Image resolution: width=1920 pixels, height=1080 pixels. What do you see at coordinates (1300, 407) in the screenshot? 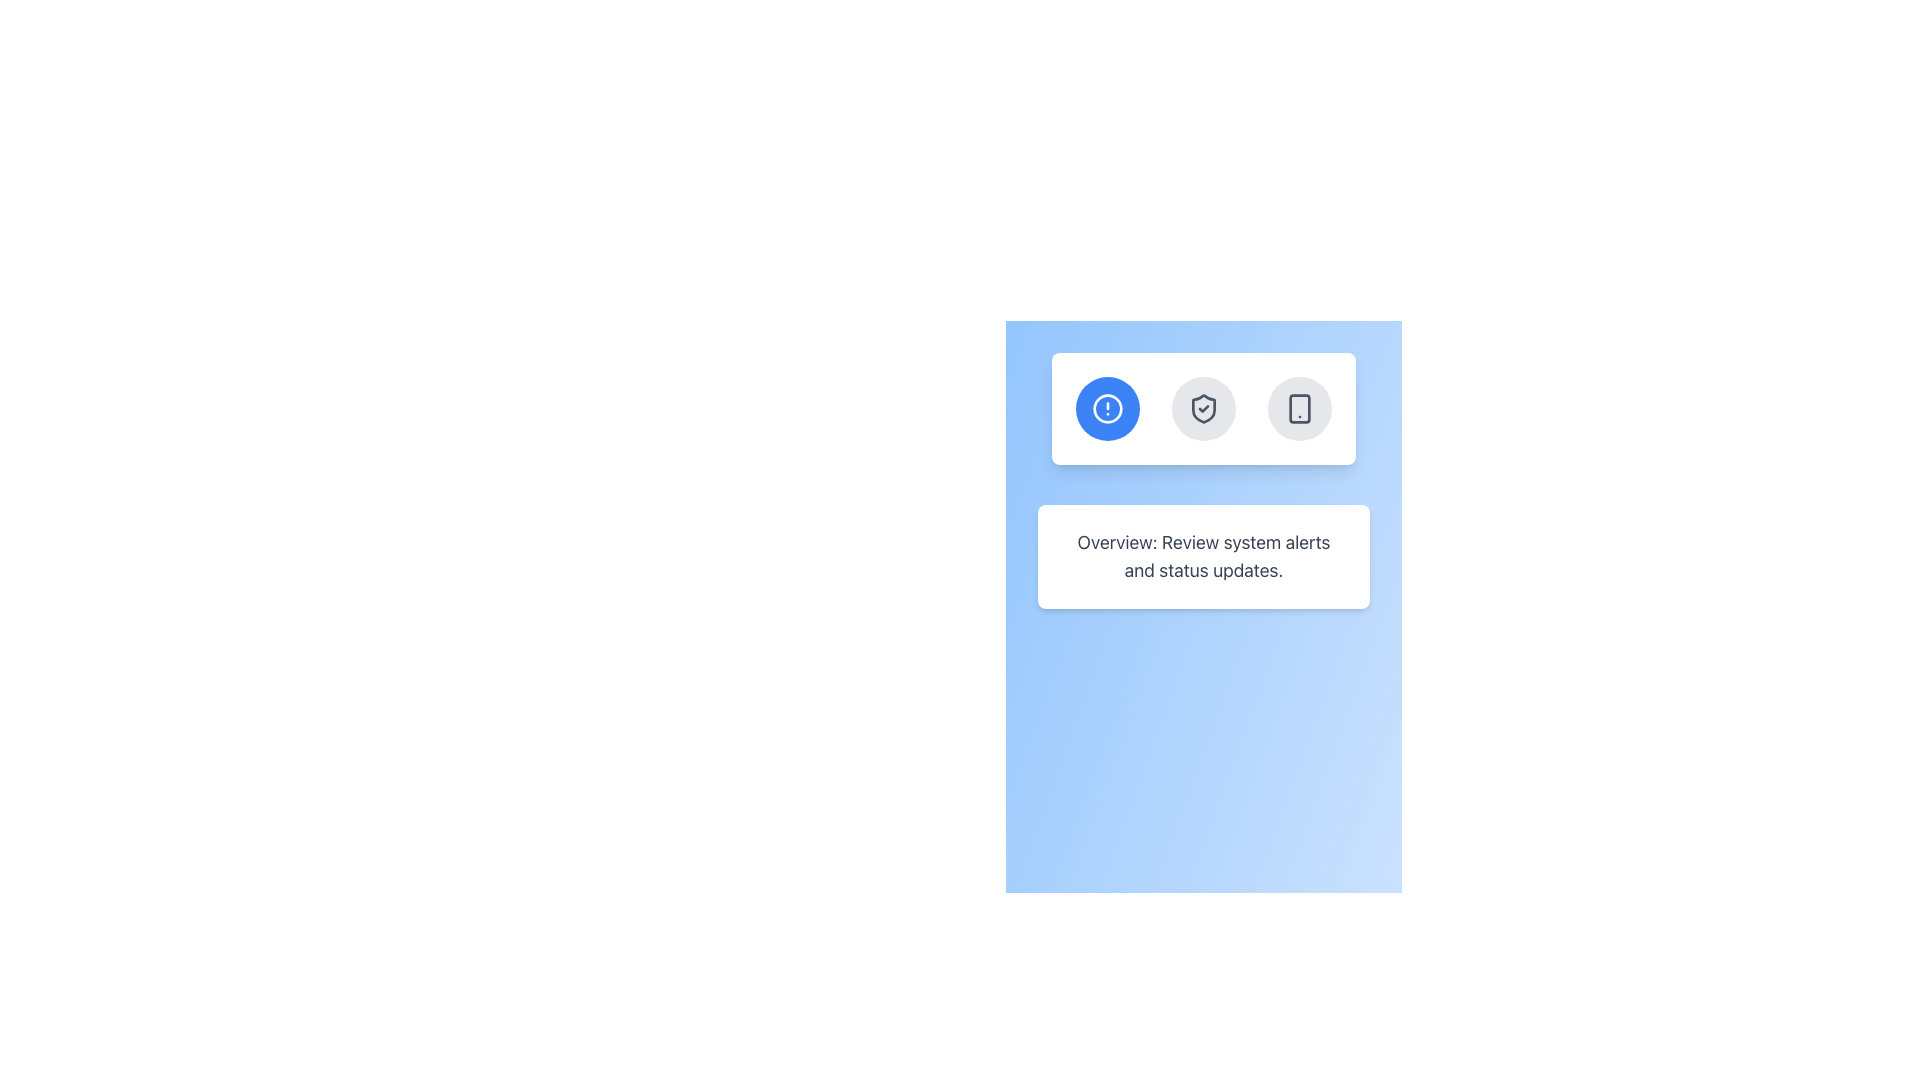
I see `the third button in a horizontal row of circular buttons within a blue rectangular card, which is associated with smartphone-related settings or actions` at bounding box center [1300, 407].